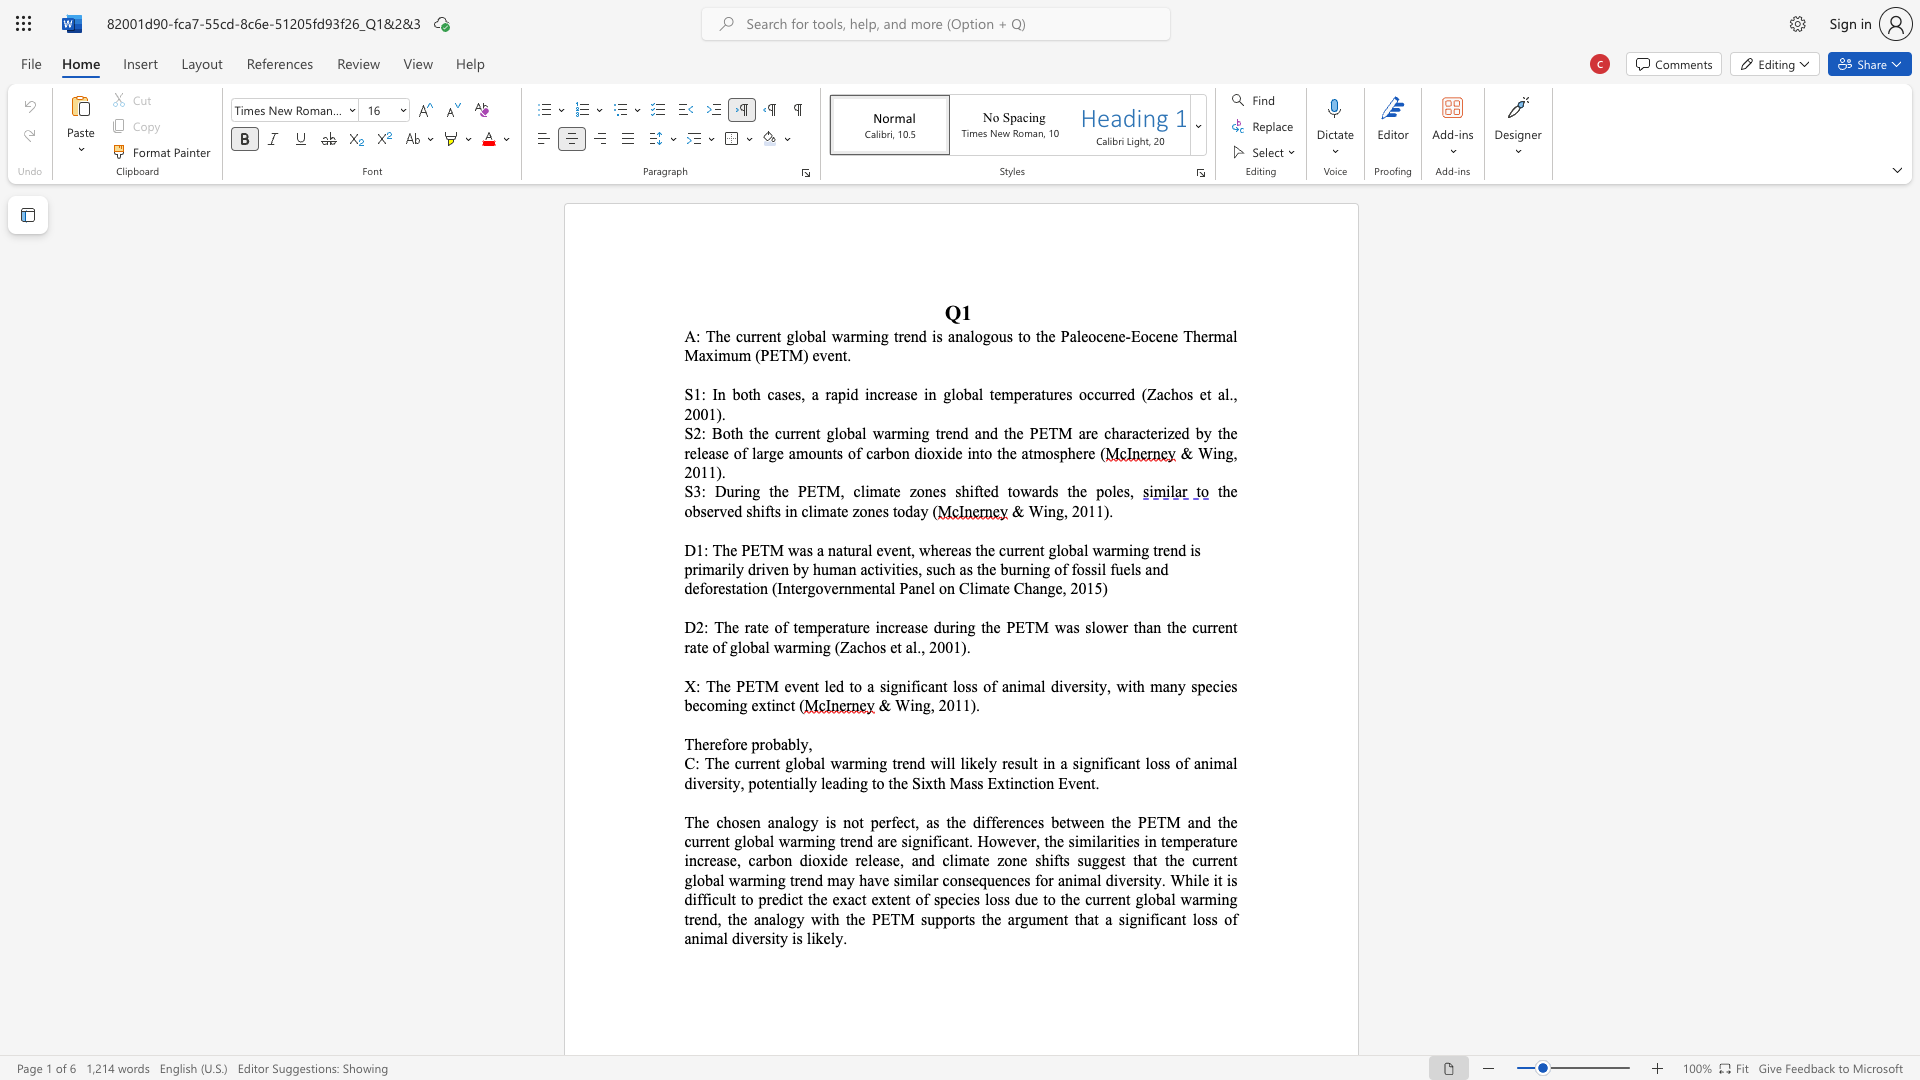 This screenshot has height=1080, width=1920. Describe the element at coordinates (718, 453) in the screenshot. I see `the 1th character "s" in the text` at that location.